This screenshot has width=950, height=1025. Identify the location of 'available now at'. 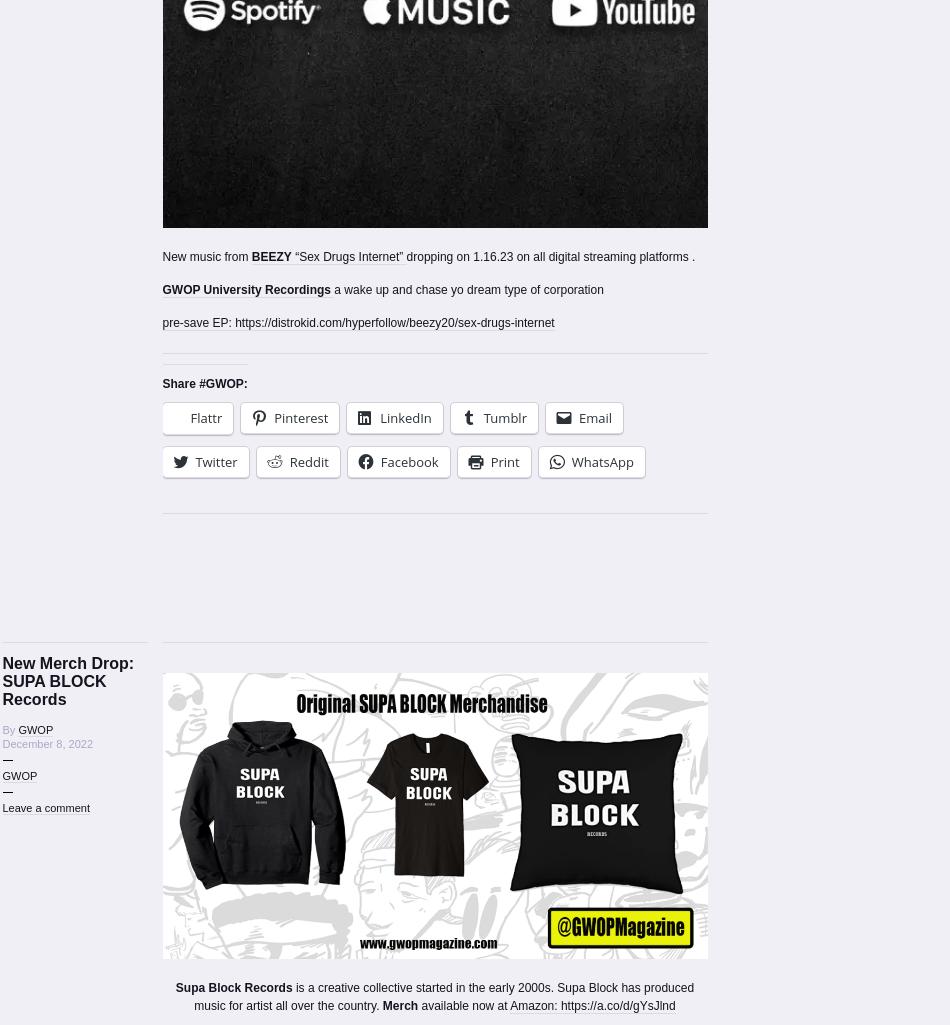
(417, 1004).